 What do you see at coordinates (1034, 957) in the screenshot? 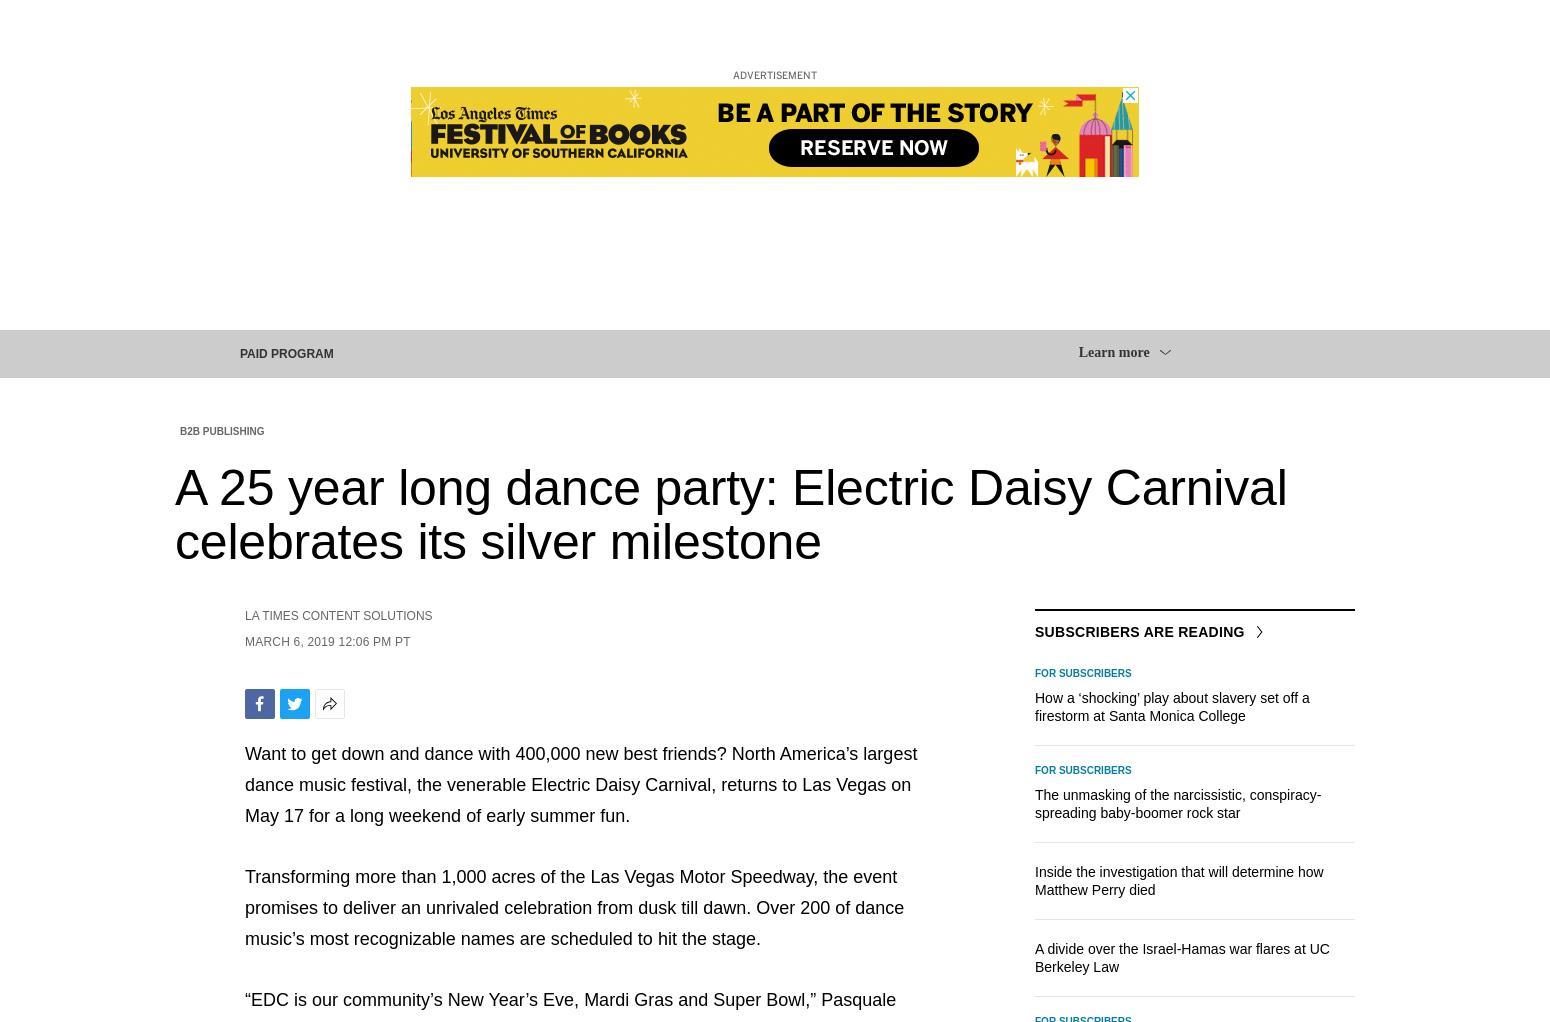
I see `'A divide over the Israel-Hamas war flares at UC Berkeley Law'` at bounding box center [1034, 957].